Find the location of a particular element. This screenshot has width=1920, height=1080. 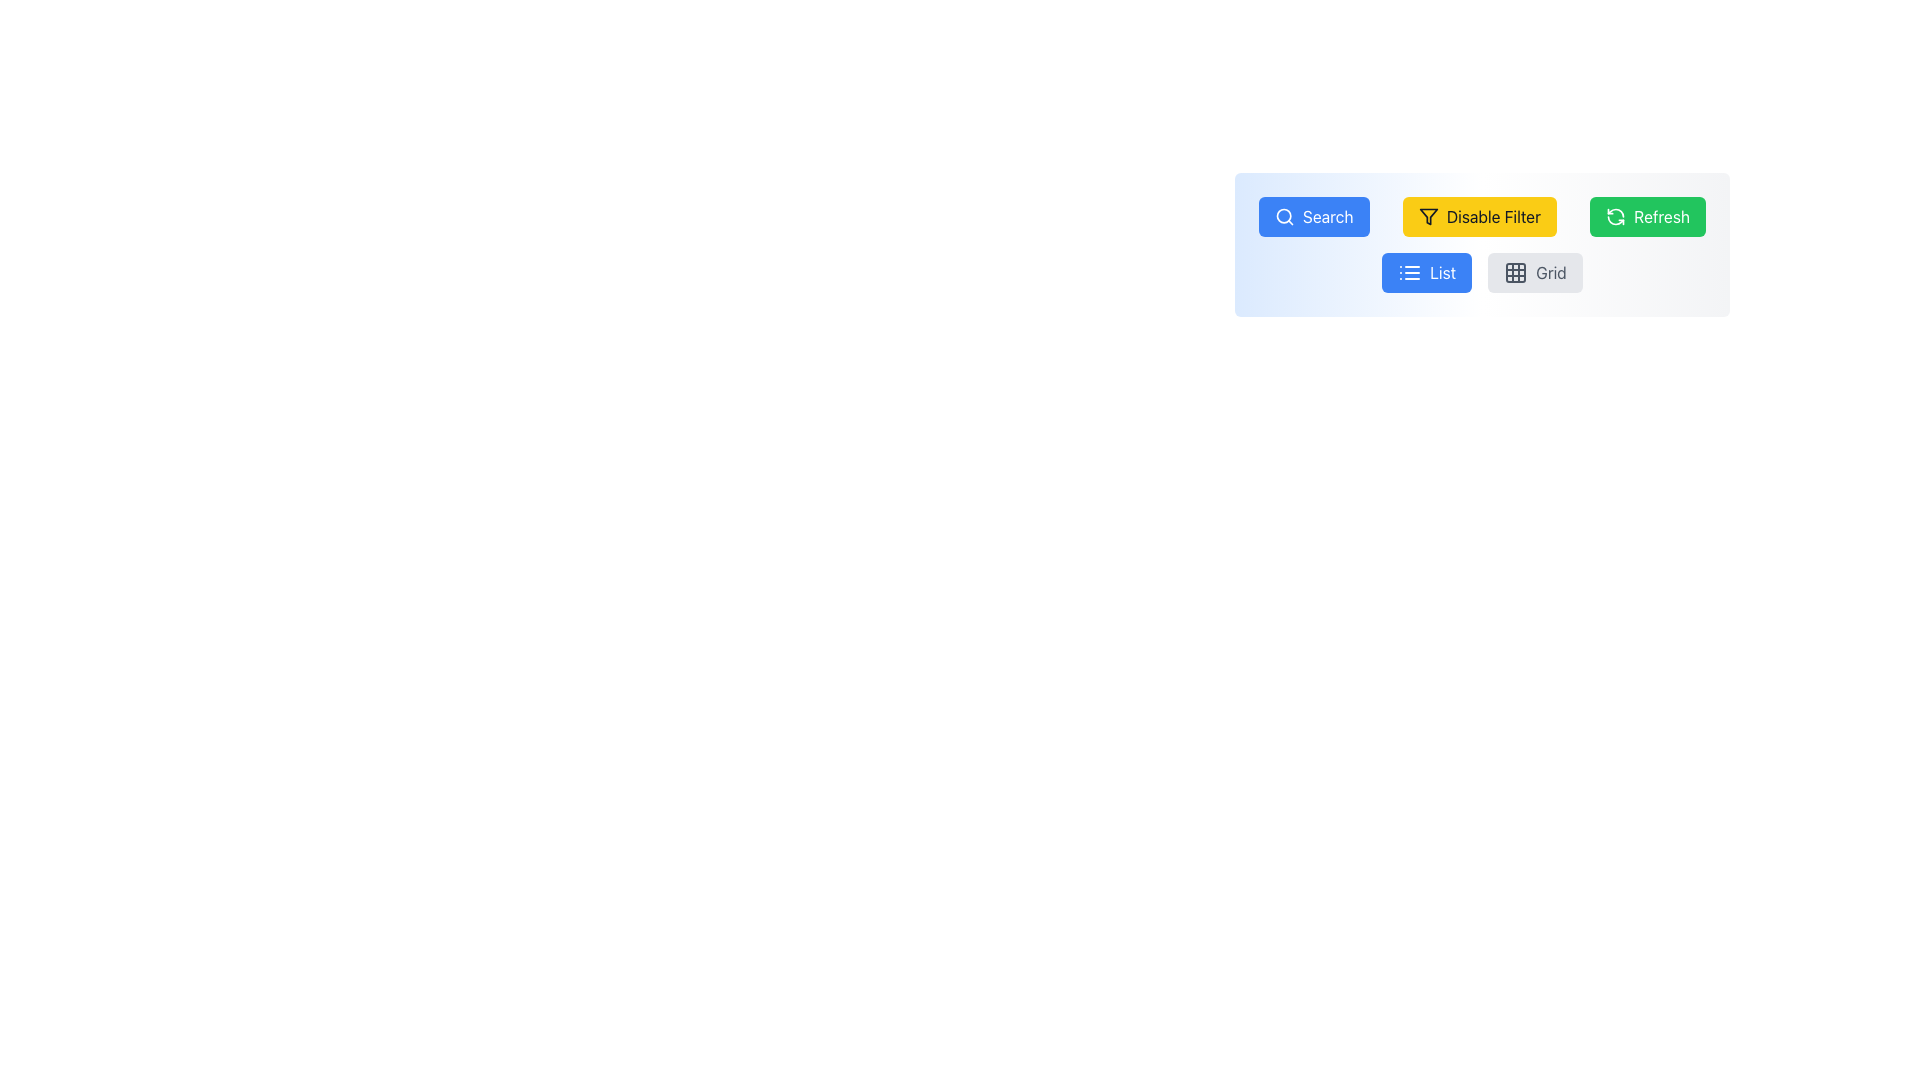

the text label 'Refresh' inside the rightmost green button in the top-right area of the user interface, which indicates the functionality to refresh or reload the content is located at coordinates (1662, 216).